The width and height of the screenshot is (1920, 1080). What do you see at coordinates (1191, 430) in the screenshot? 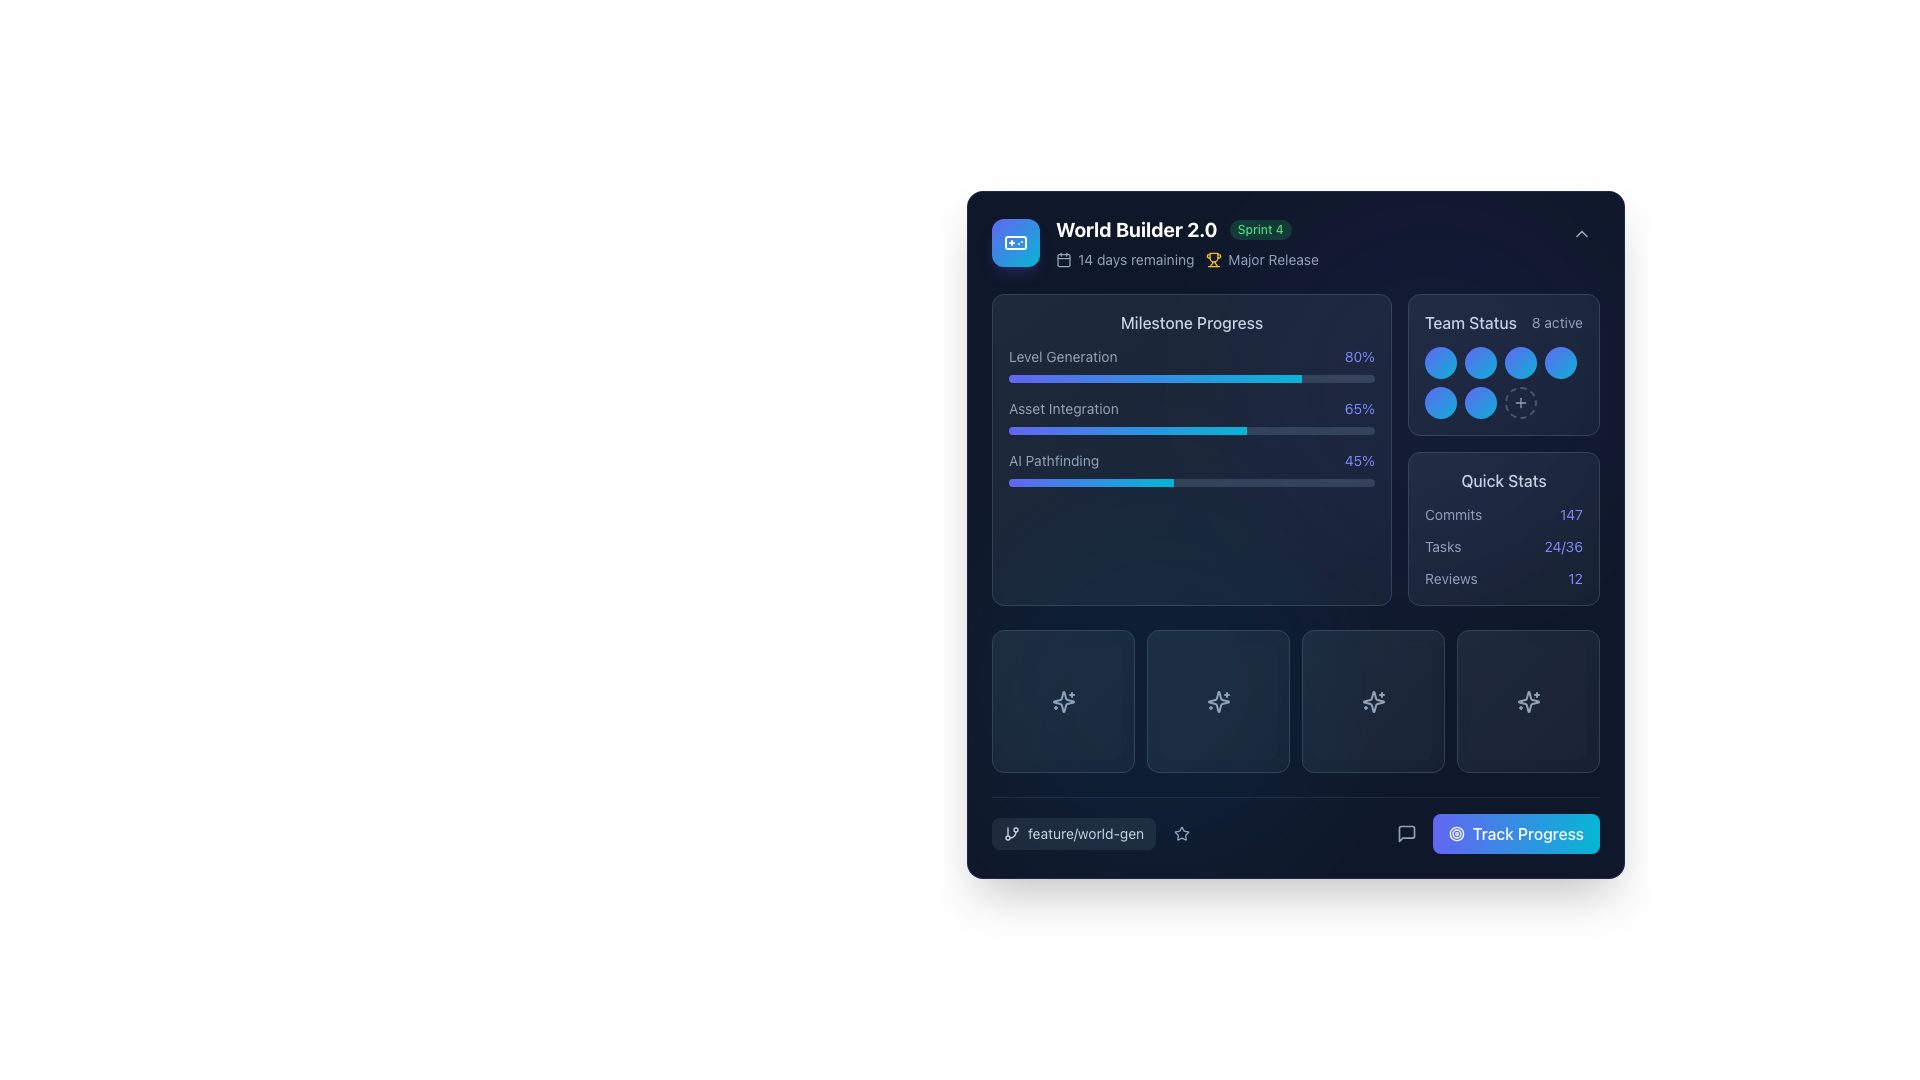
I see `the horizontal progress bar located below the 'Asset Integration' label and percentage text within the 'Milestone Progress' group` at bounding box center [1191, 430].